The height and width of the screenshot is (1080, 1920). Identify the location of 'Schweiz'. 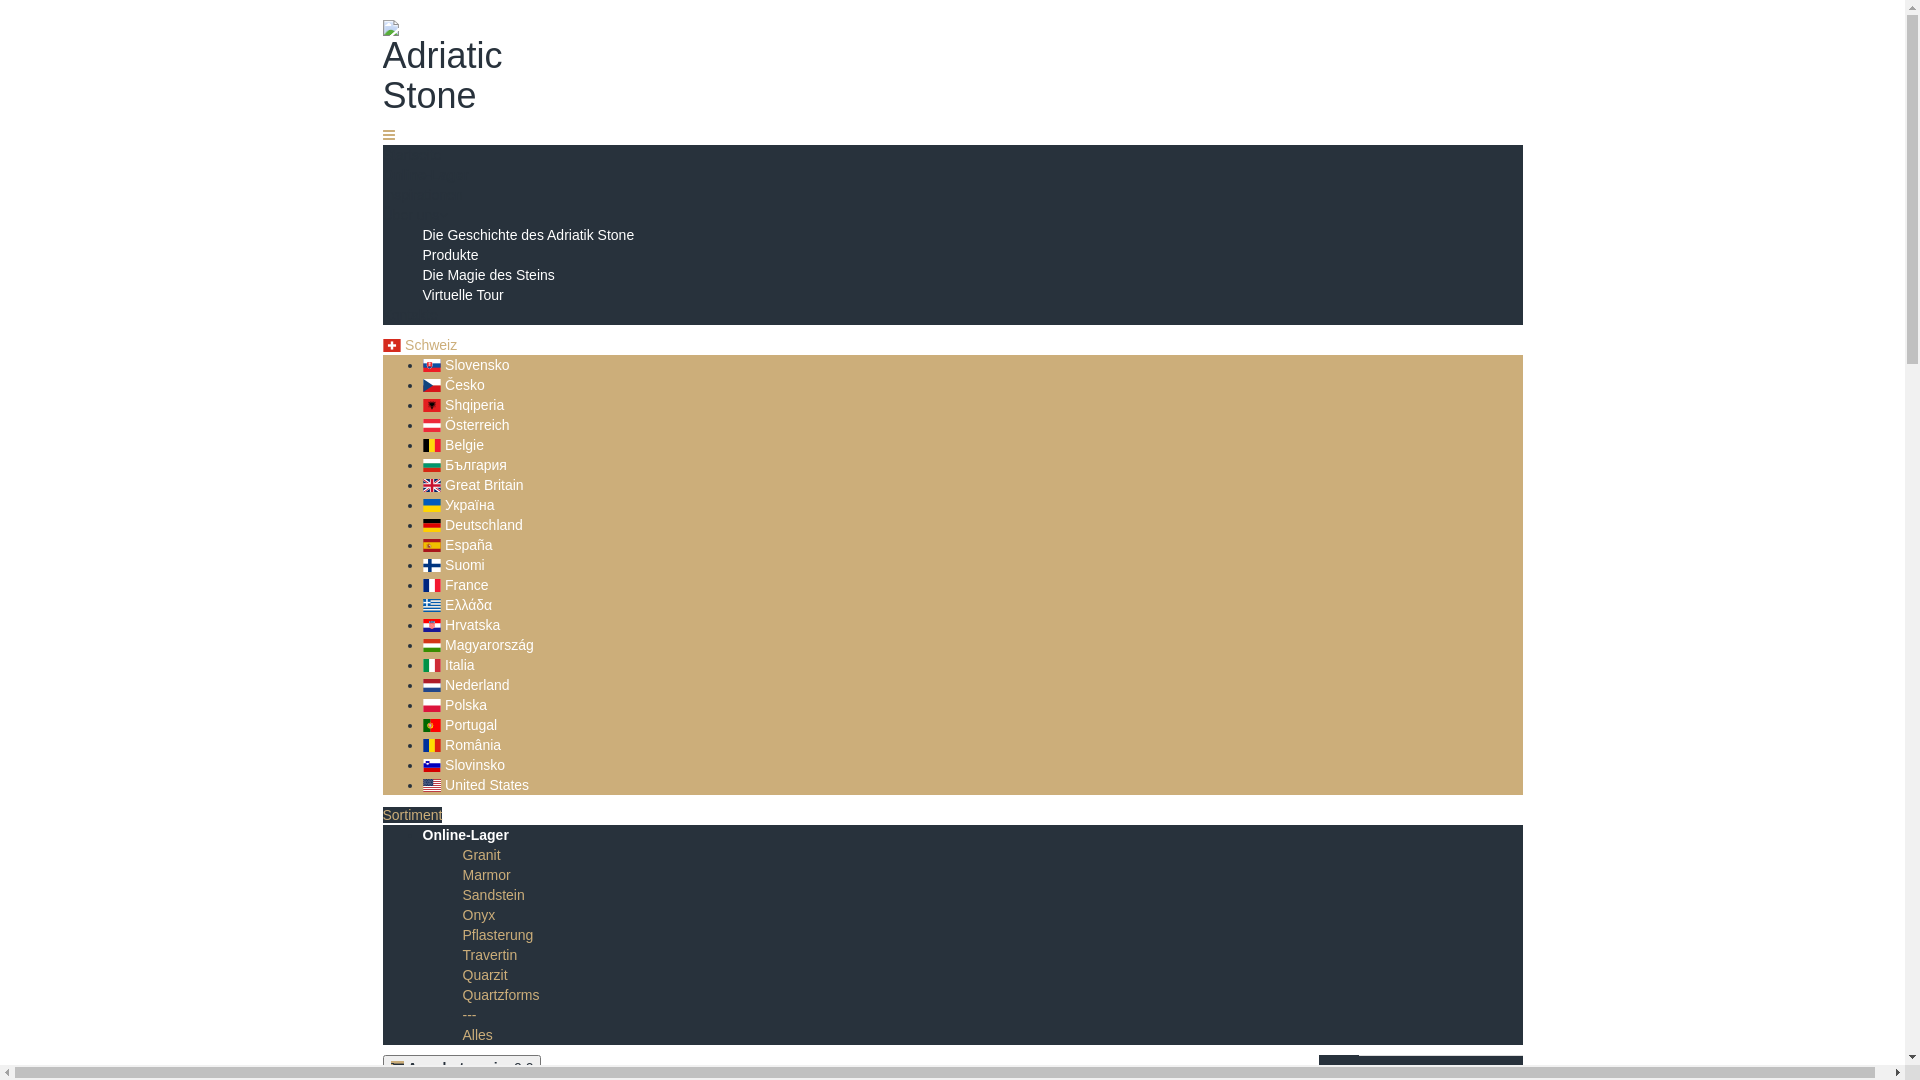
(382, 343).